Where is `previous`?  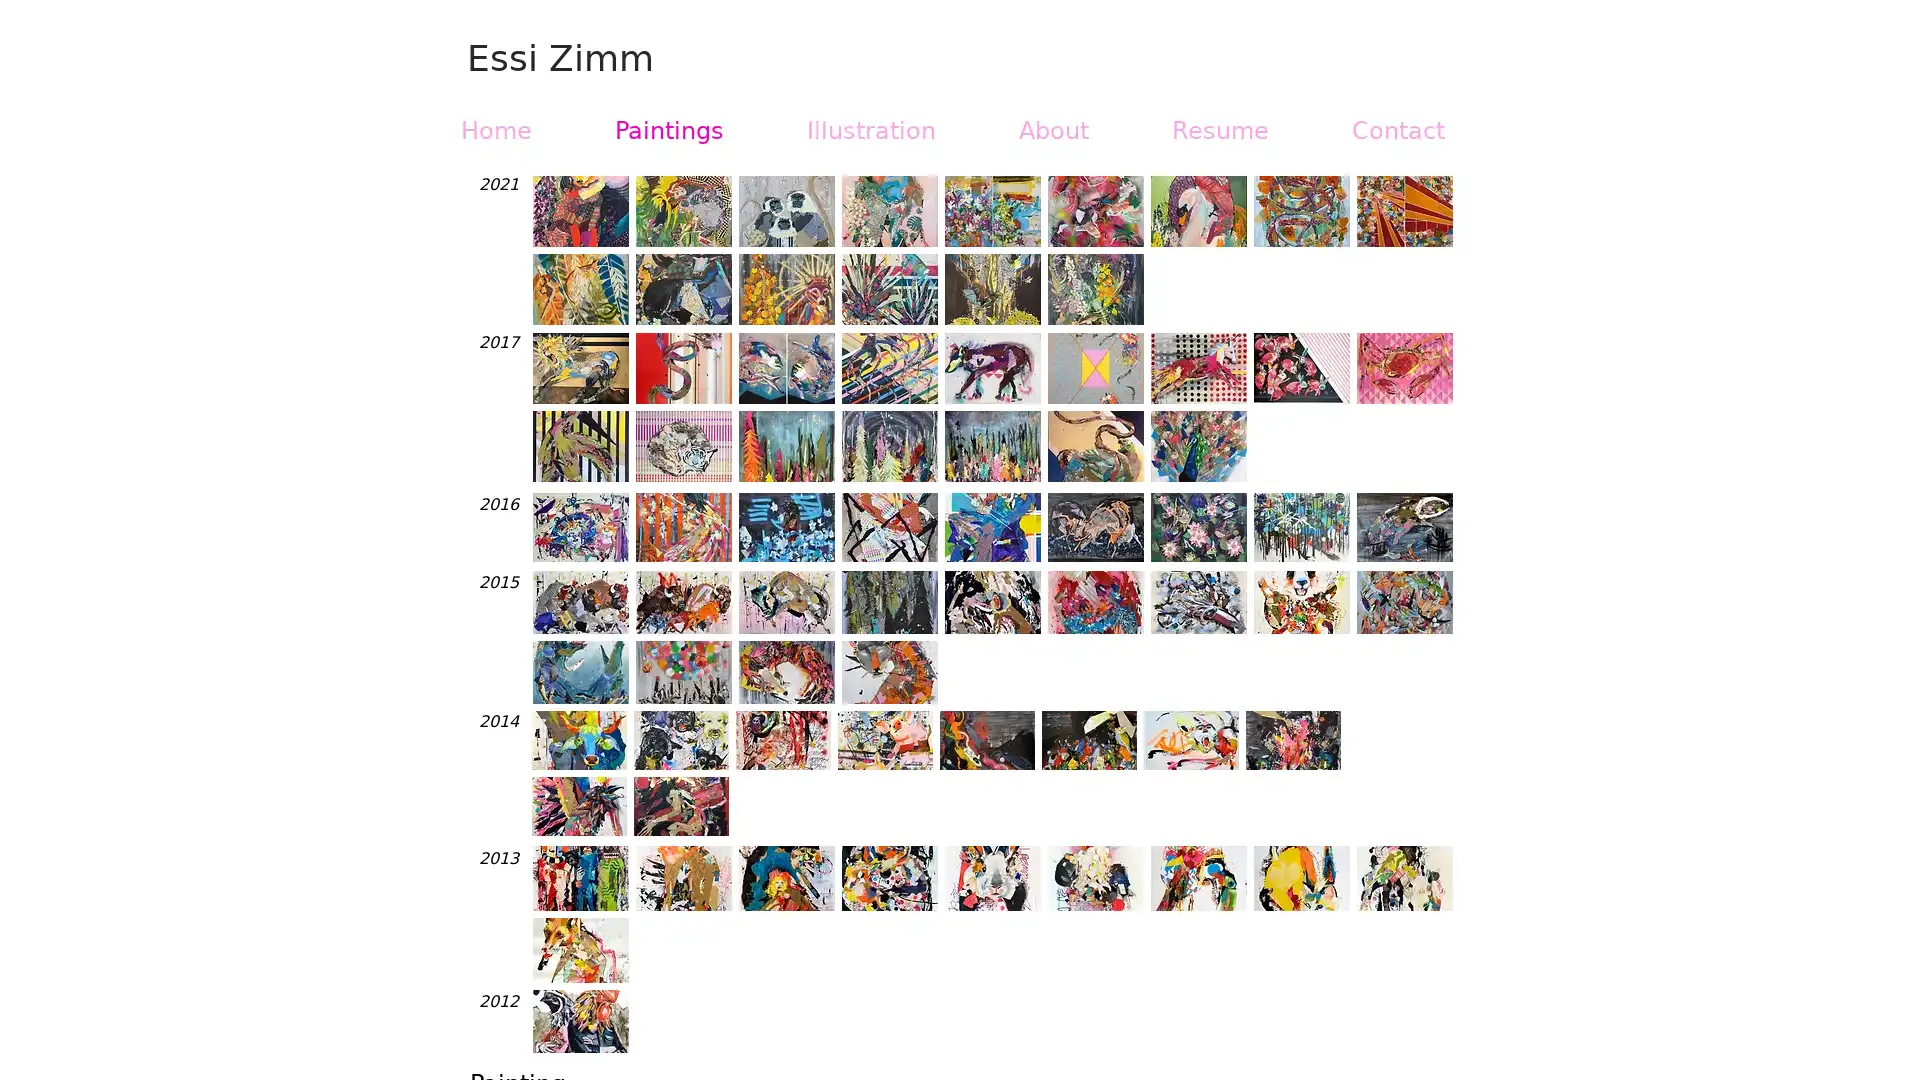
previous is located at coordinates (574, 544).